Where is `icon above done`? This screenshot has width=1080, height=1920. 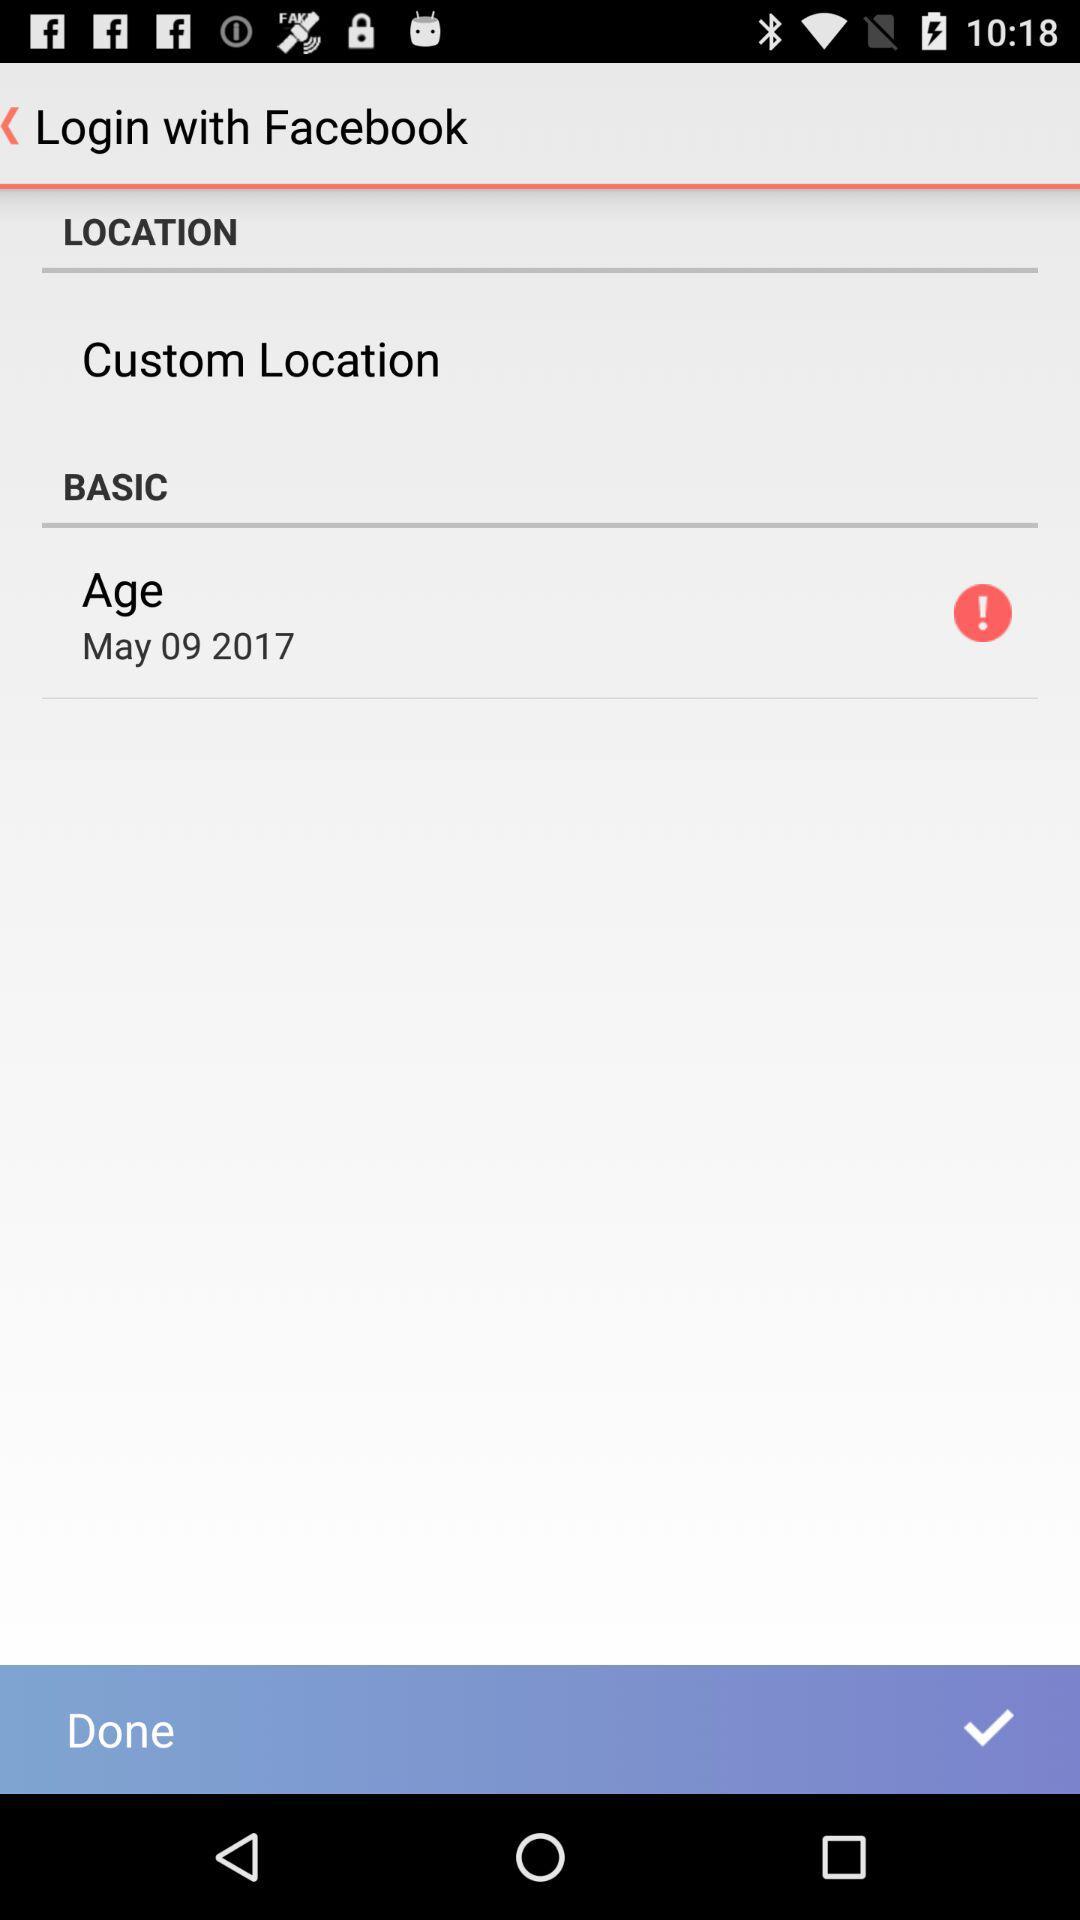 icon above done is located at coordinates (188, 644).